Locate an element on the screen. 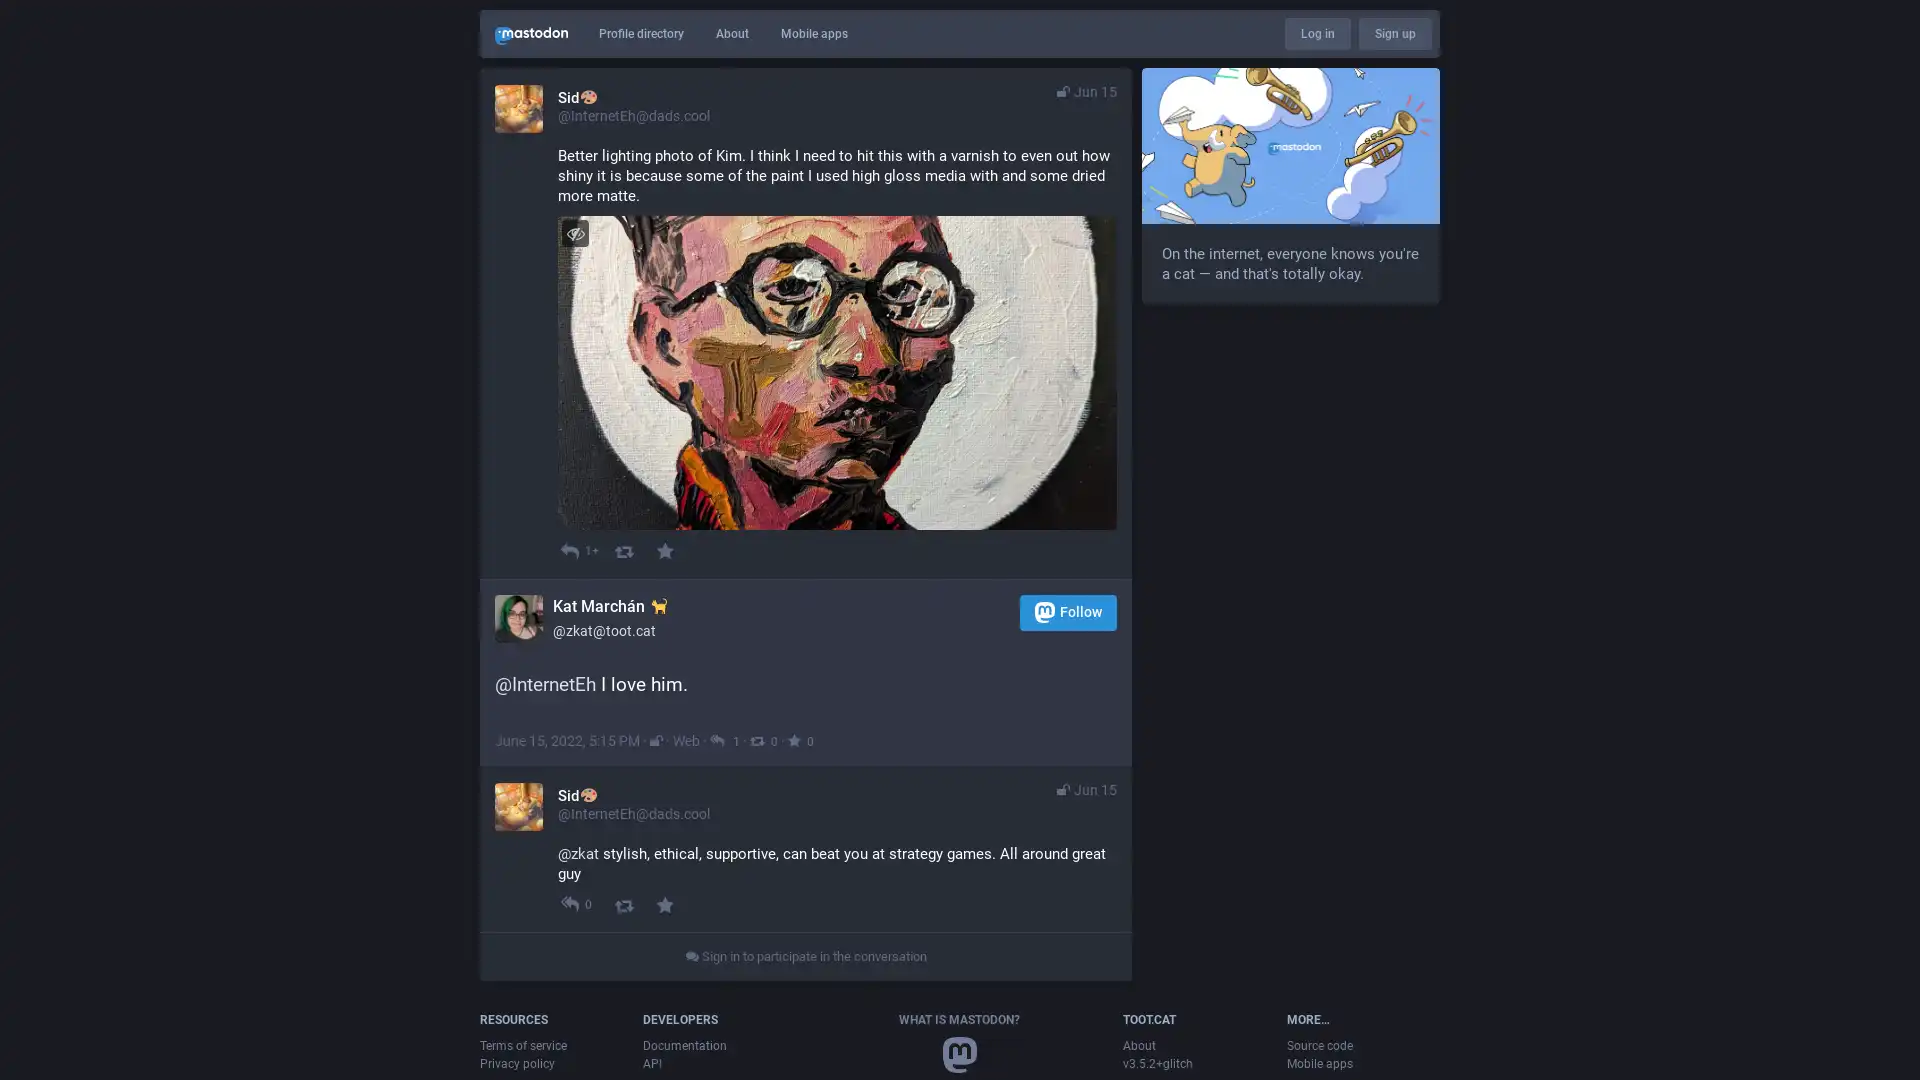 The image size is (1920, 1080). Hide image is located at coordinates (574, 232).